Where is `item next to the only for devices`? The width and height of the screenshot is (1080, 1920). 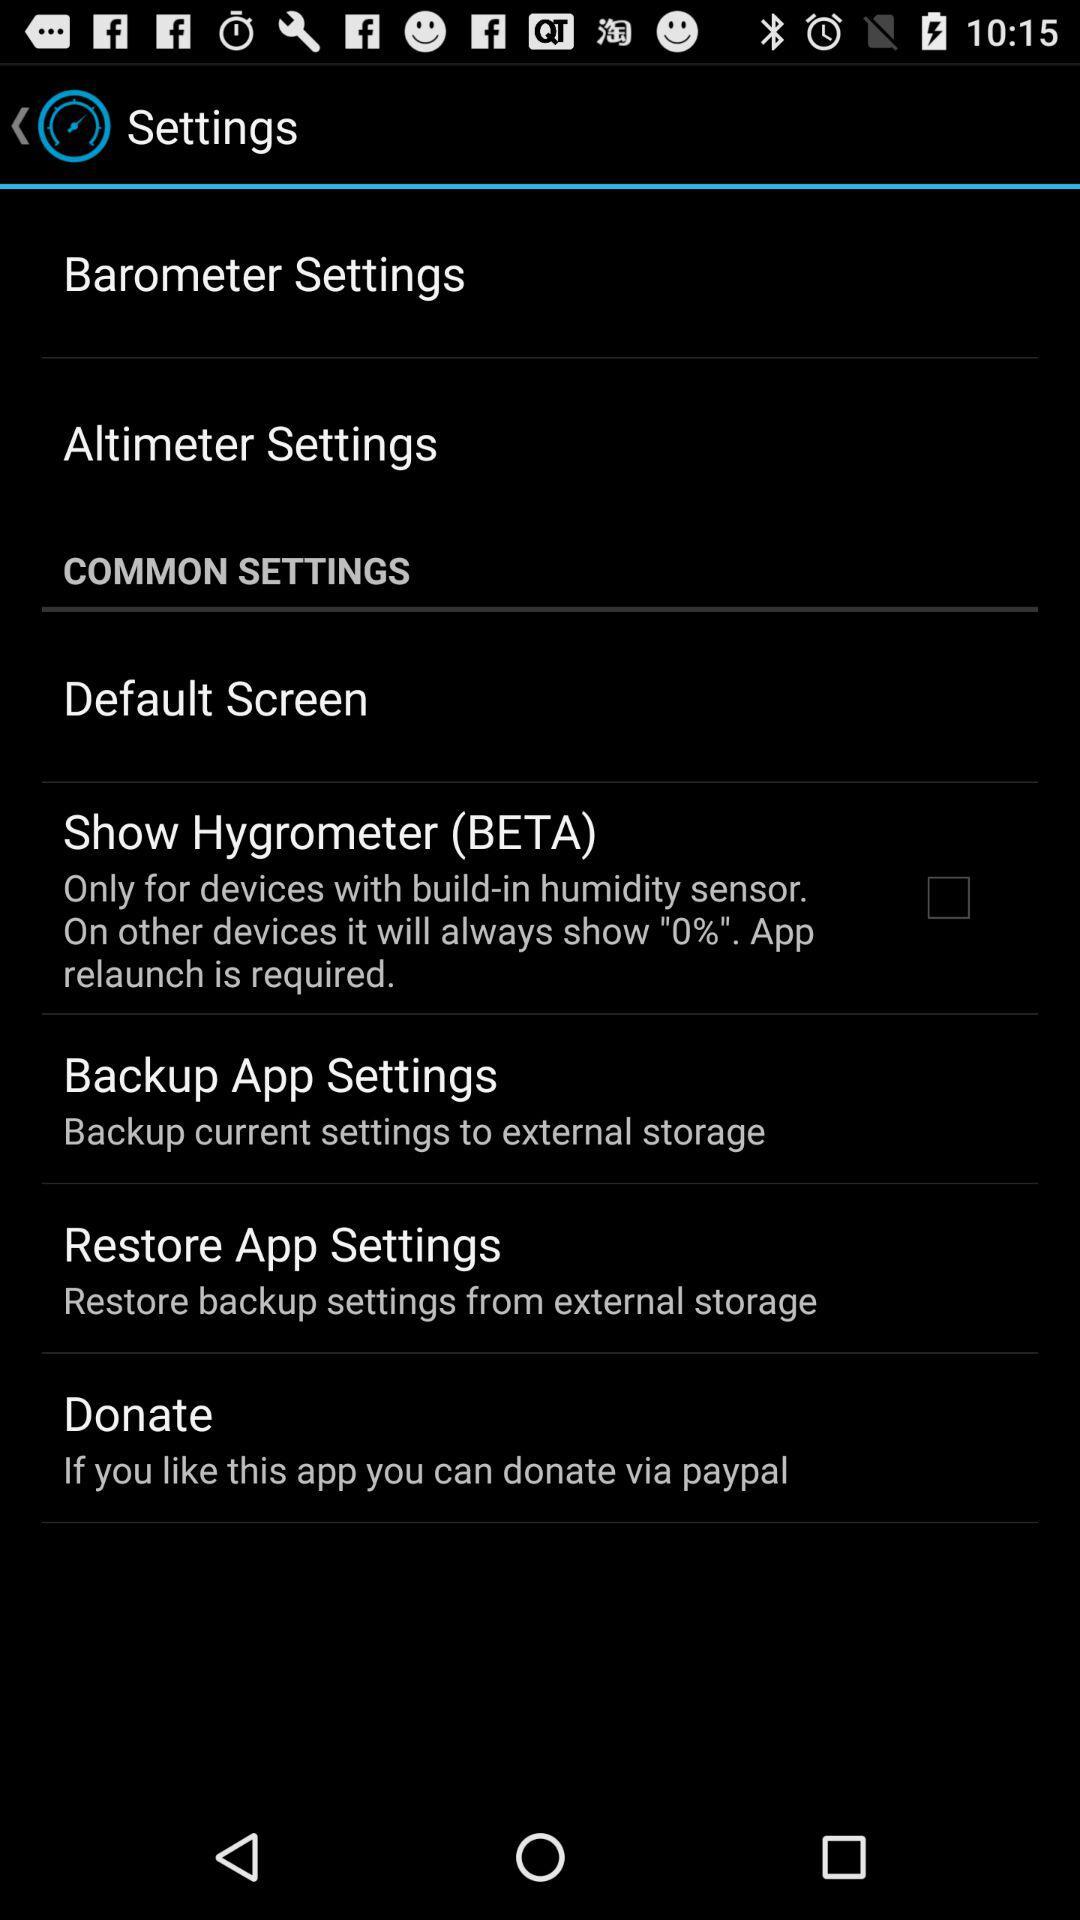
item next to the only for devices is located at coordinates (947, 896).